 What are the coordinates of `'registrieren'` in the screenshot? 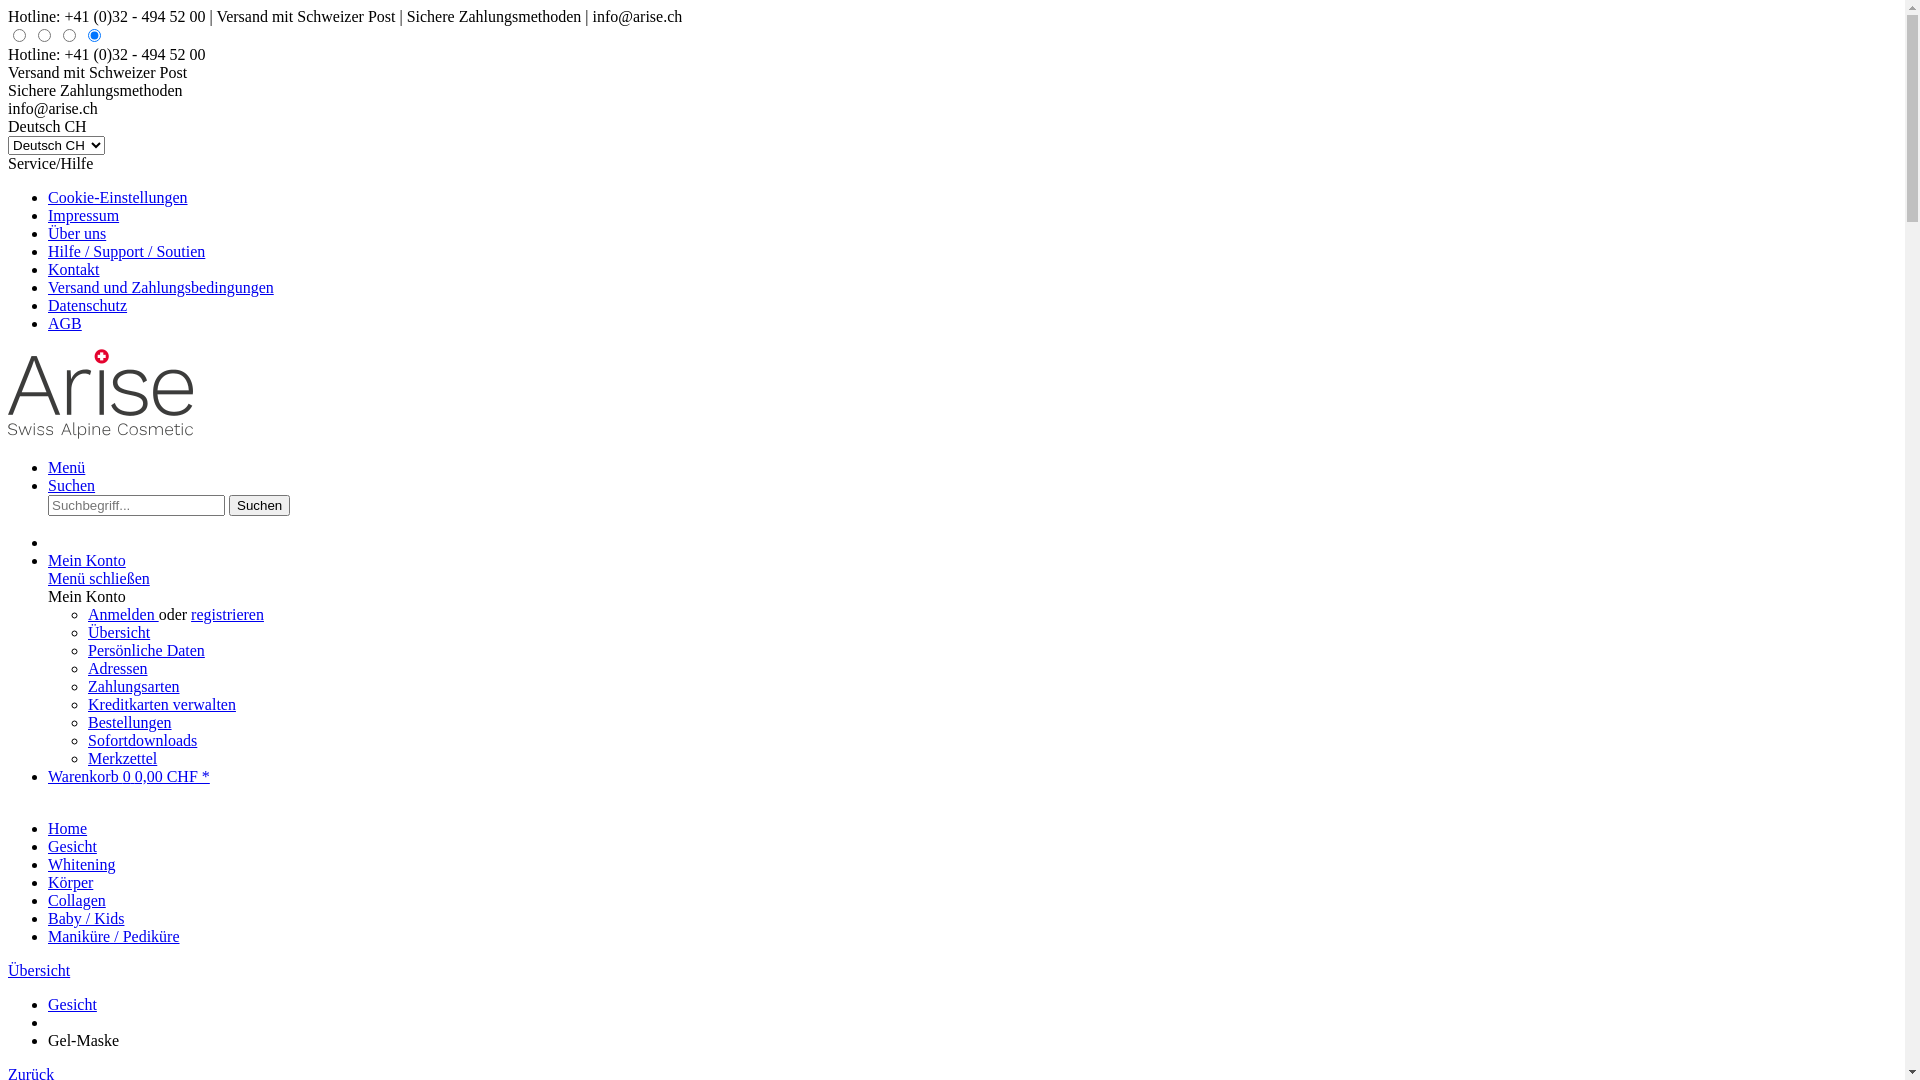 It's located at (227, 613).